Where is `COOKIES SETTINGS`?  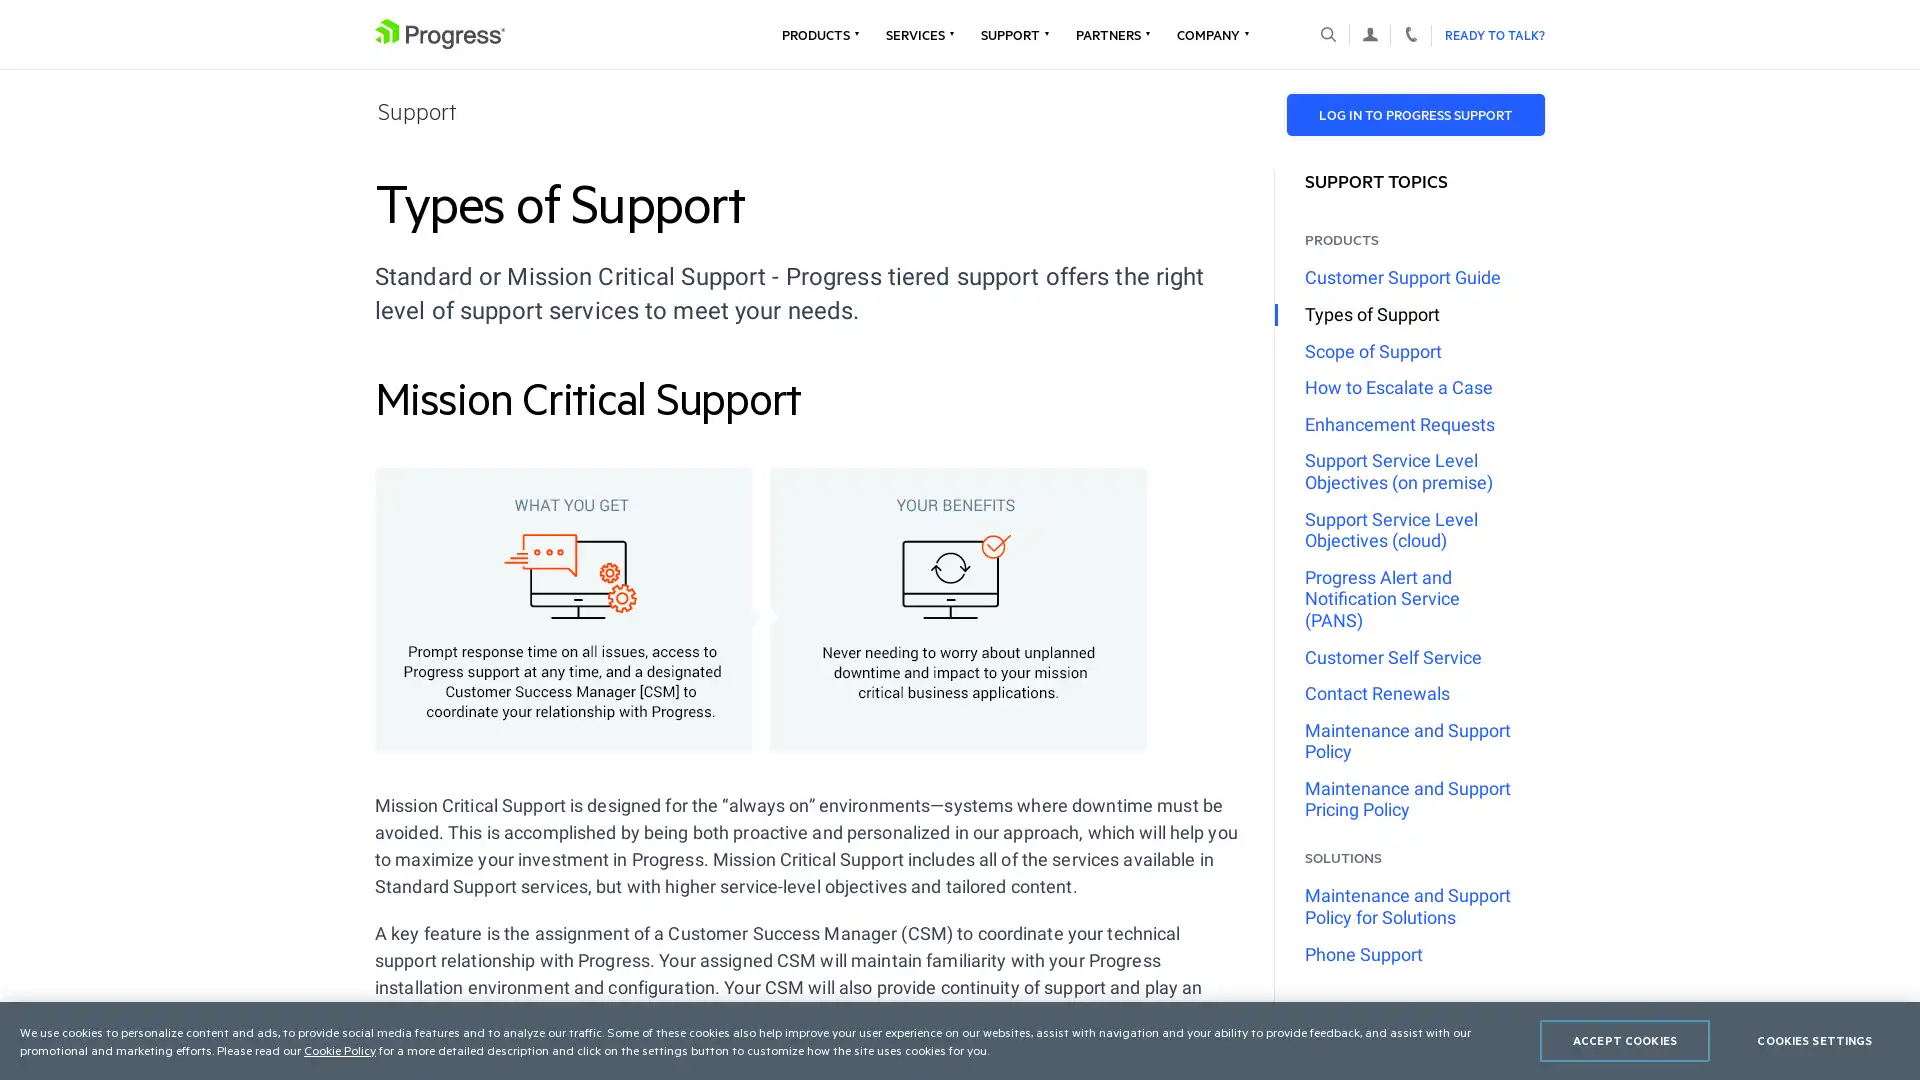
COOKIES SETTINGS is located at coordinates (1814, 1040).